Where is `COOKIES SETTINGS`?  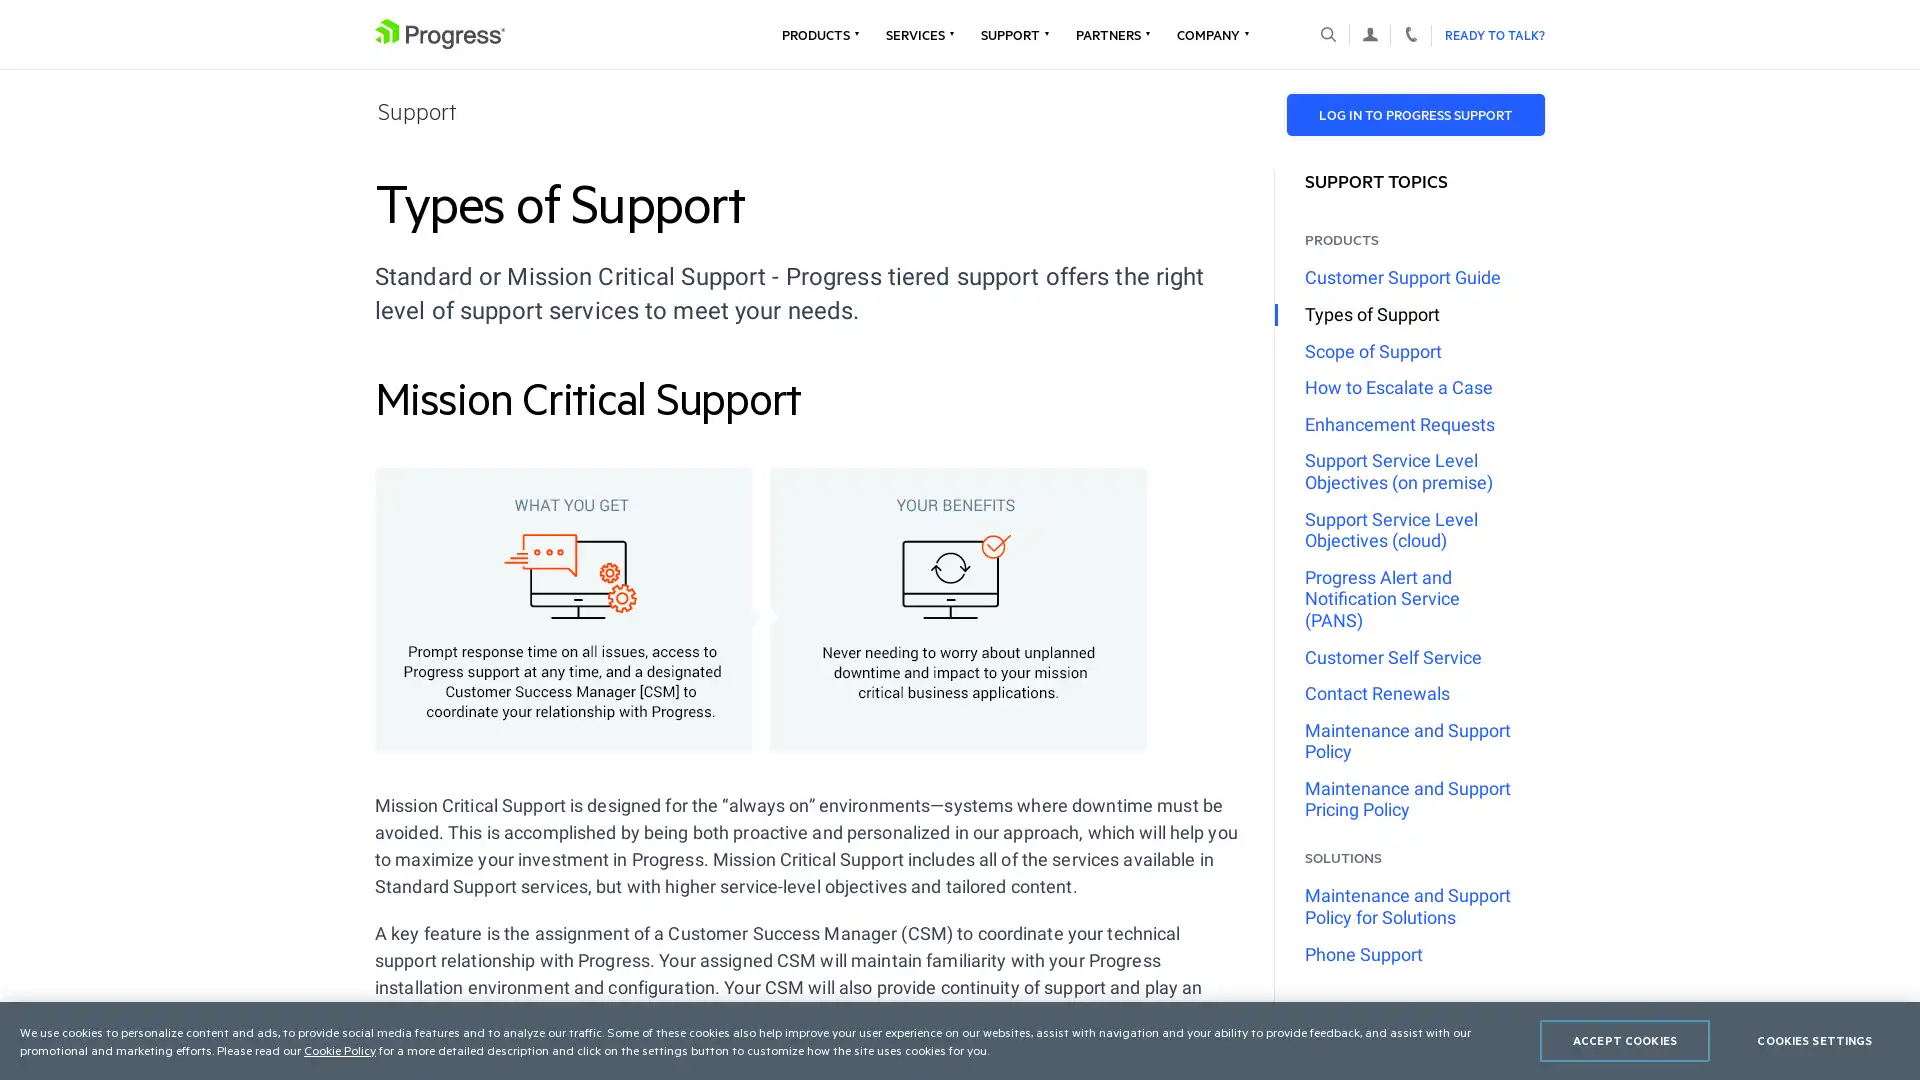
COOKIES SETTINGS is located at coordinates (1814, 1040).